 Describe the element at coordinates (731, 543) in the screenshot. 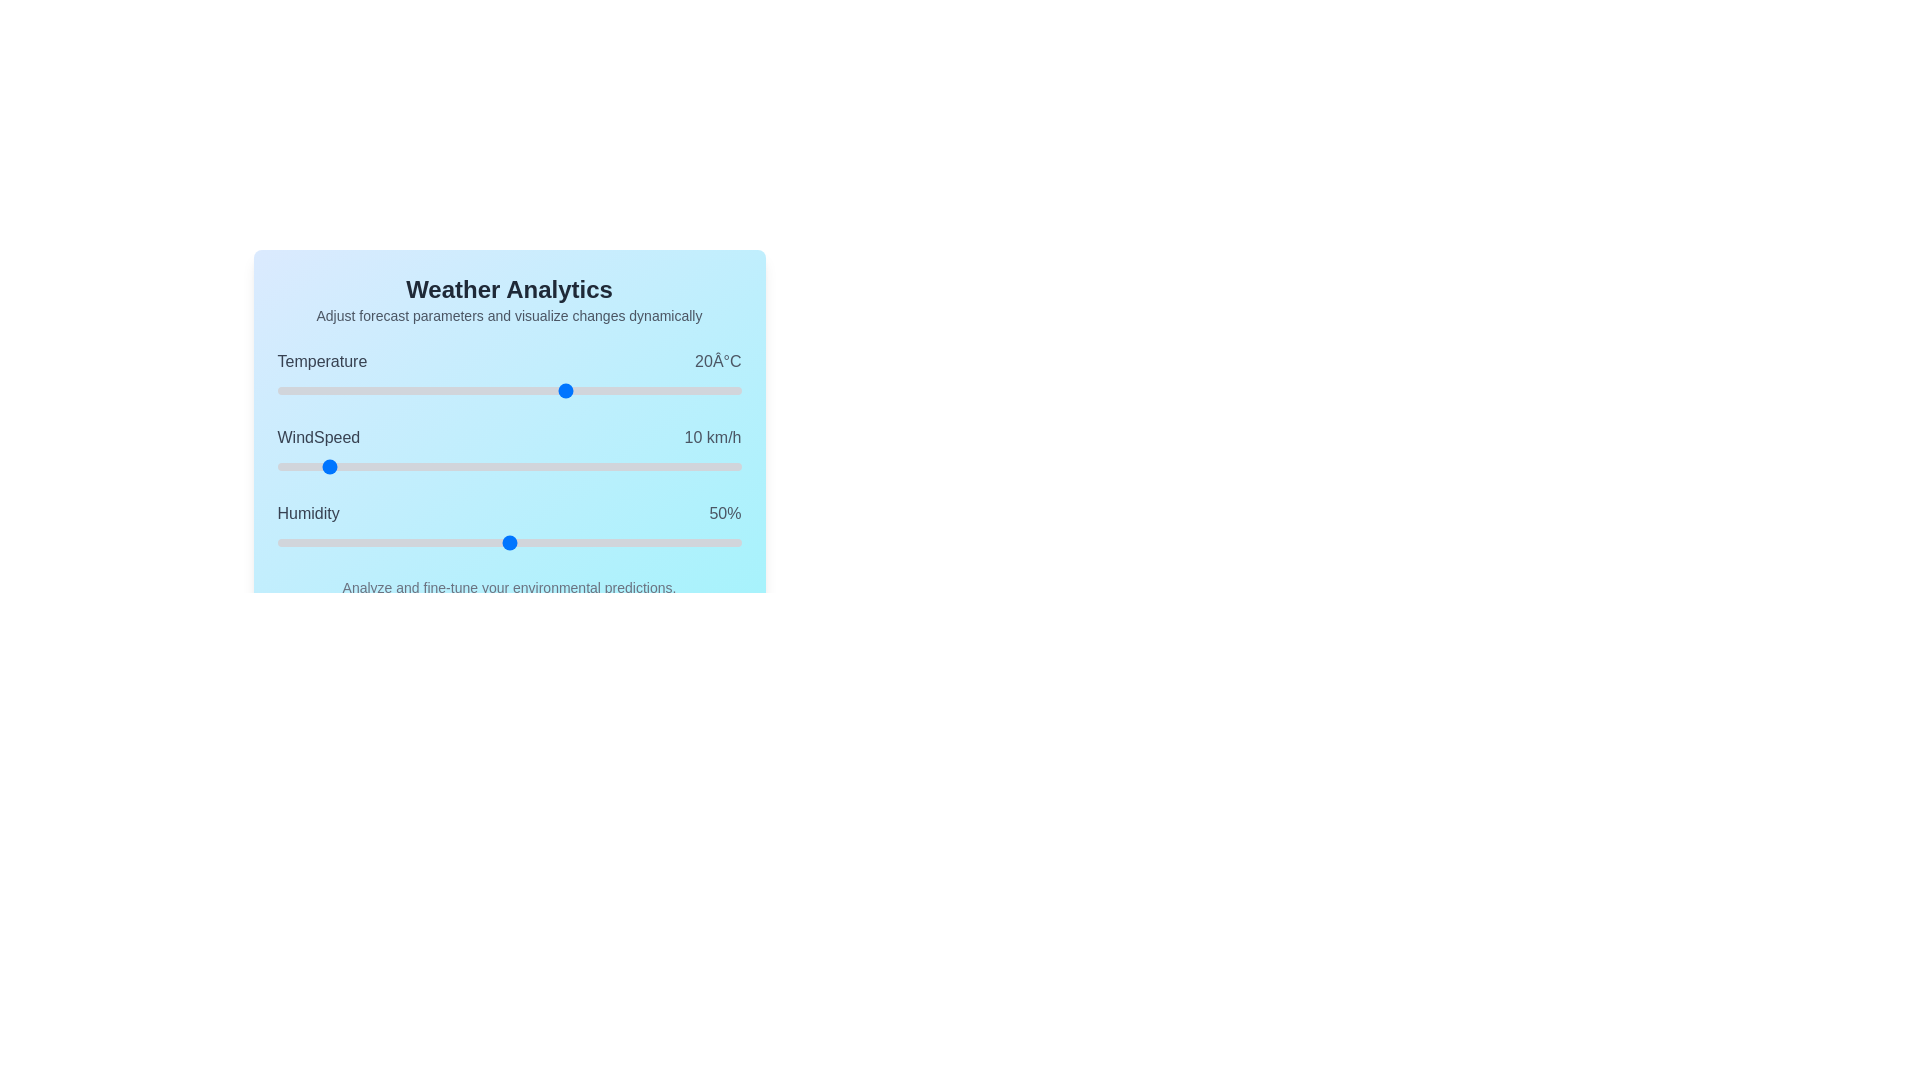

I see `the Humidity slider to set its value to 98` at that location.